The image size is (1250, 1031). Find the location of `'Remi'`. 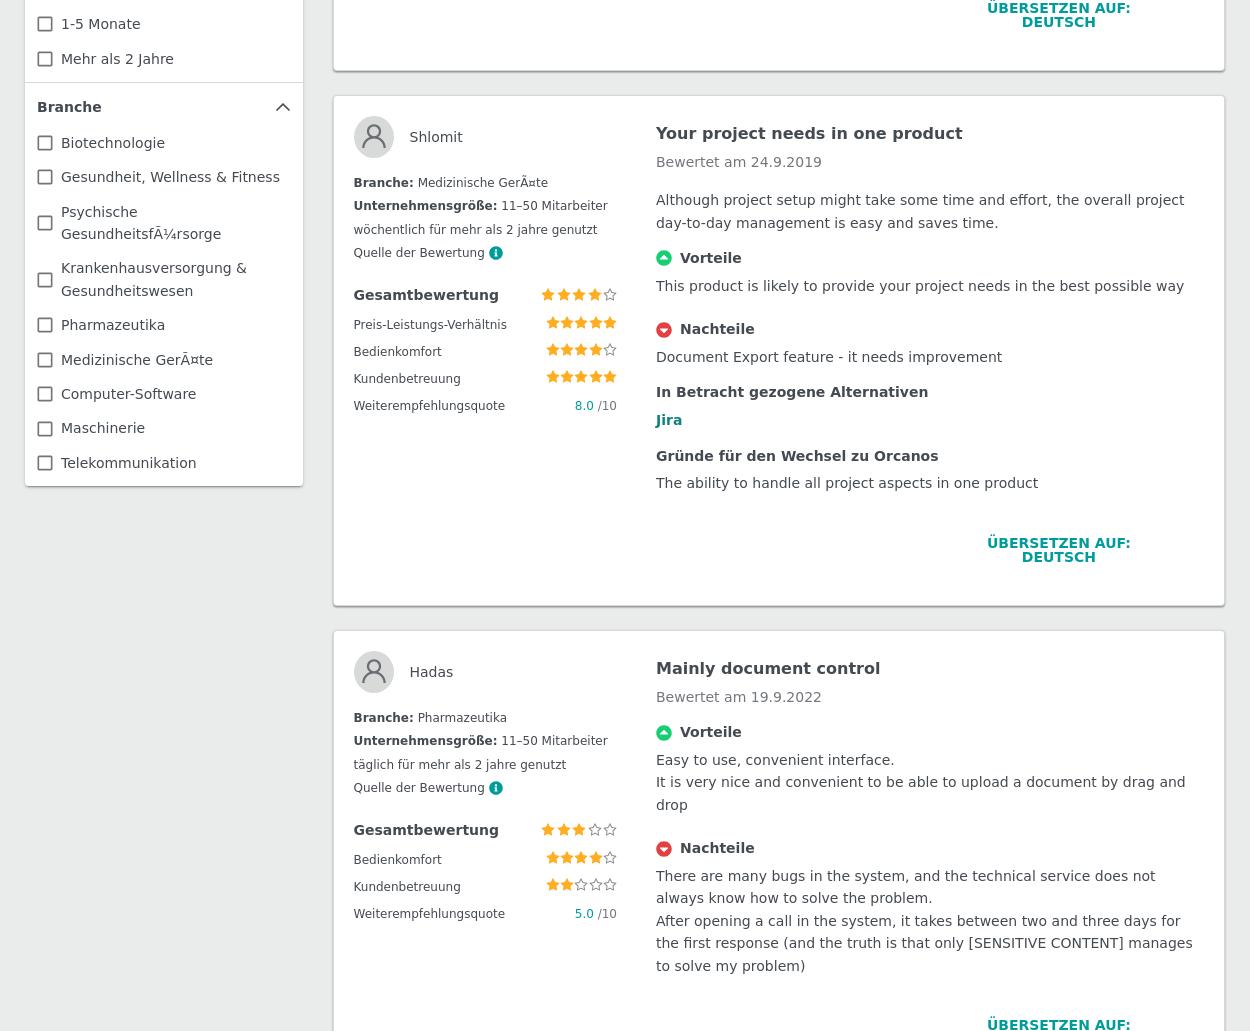

'Remi' is located at coordinates (426, 307).